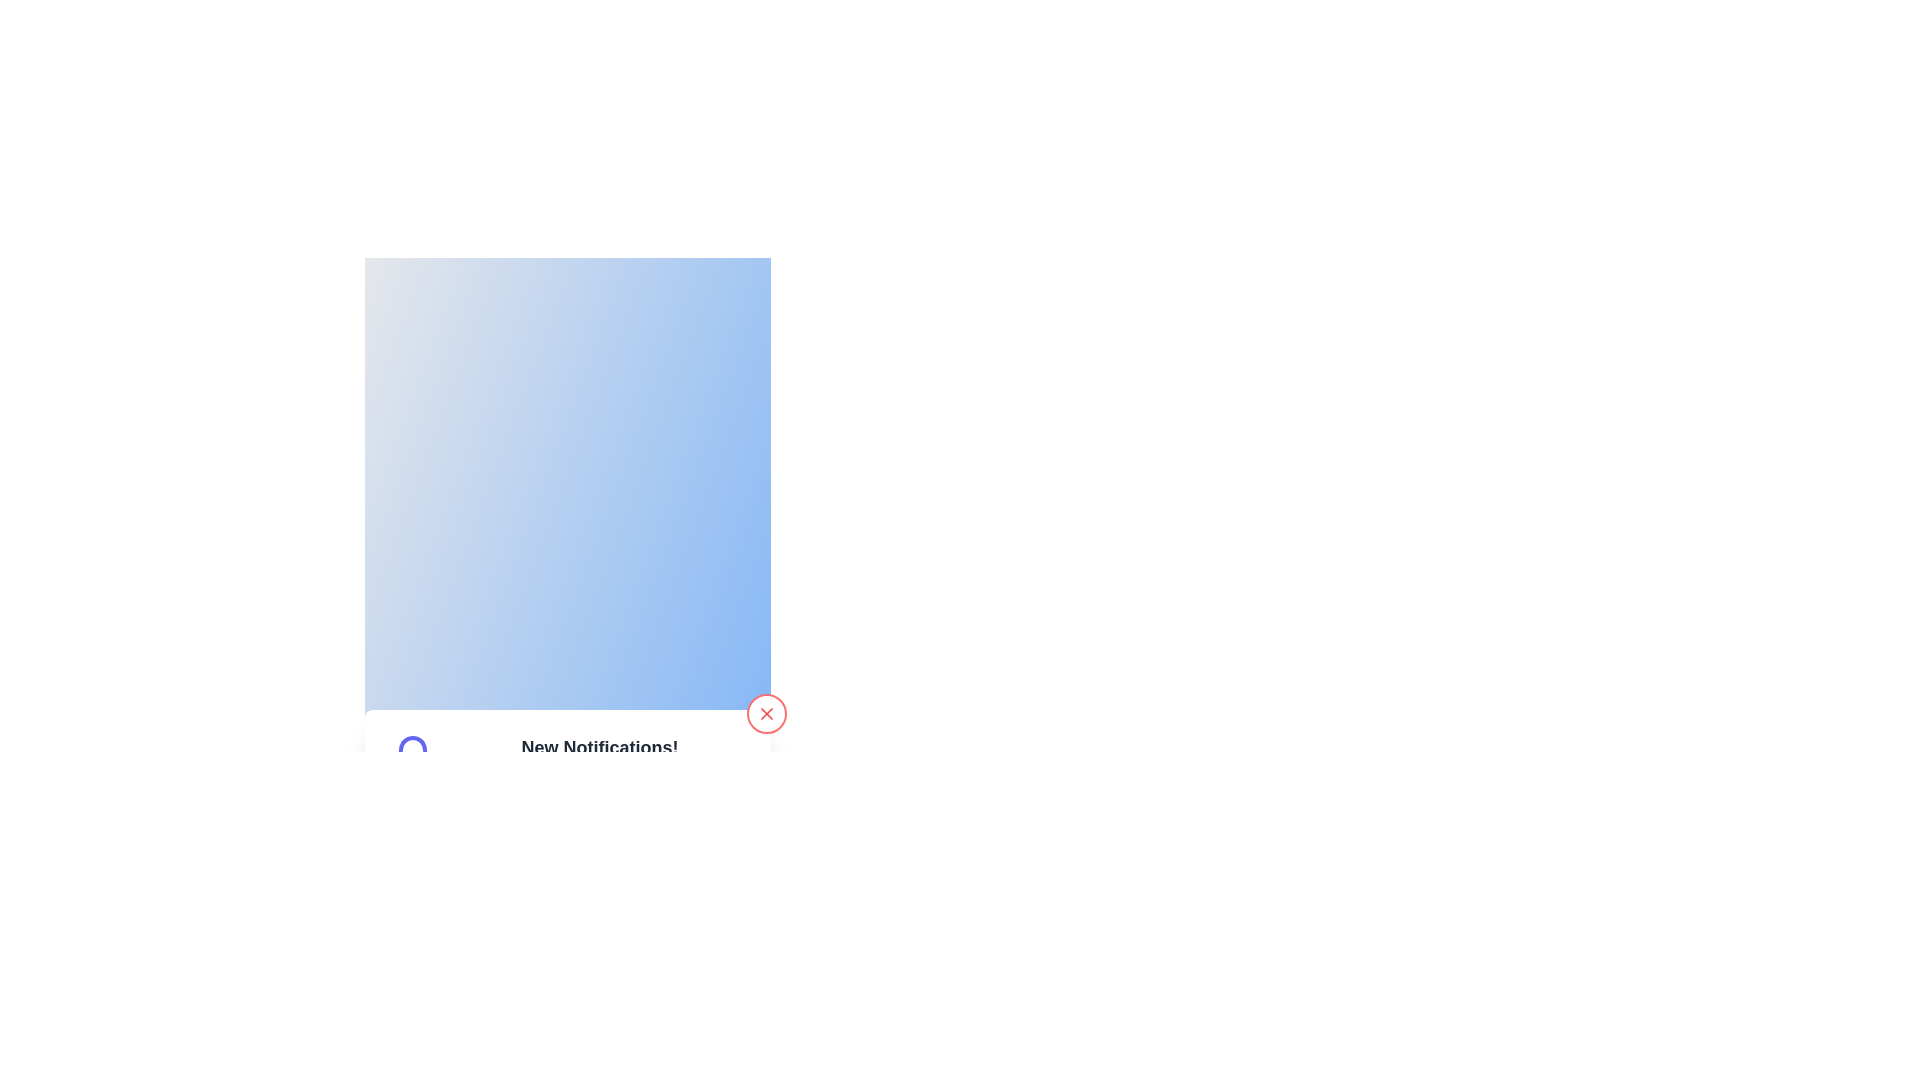  Describe the element at coordinates (766, 712) in the screenshot. I see `the circular dismiss button with a white background and a red border containing a red 'X' icon, located at the top-right corner of the notification card labeled 'New Notifications!'` at that location.